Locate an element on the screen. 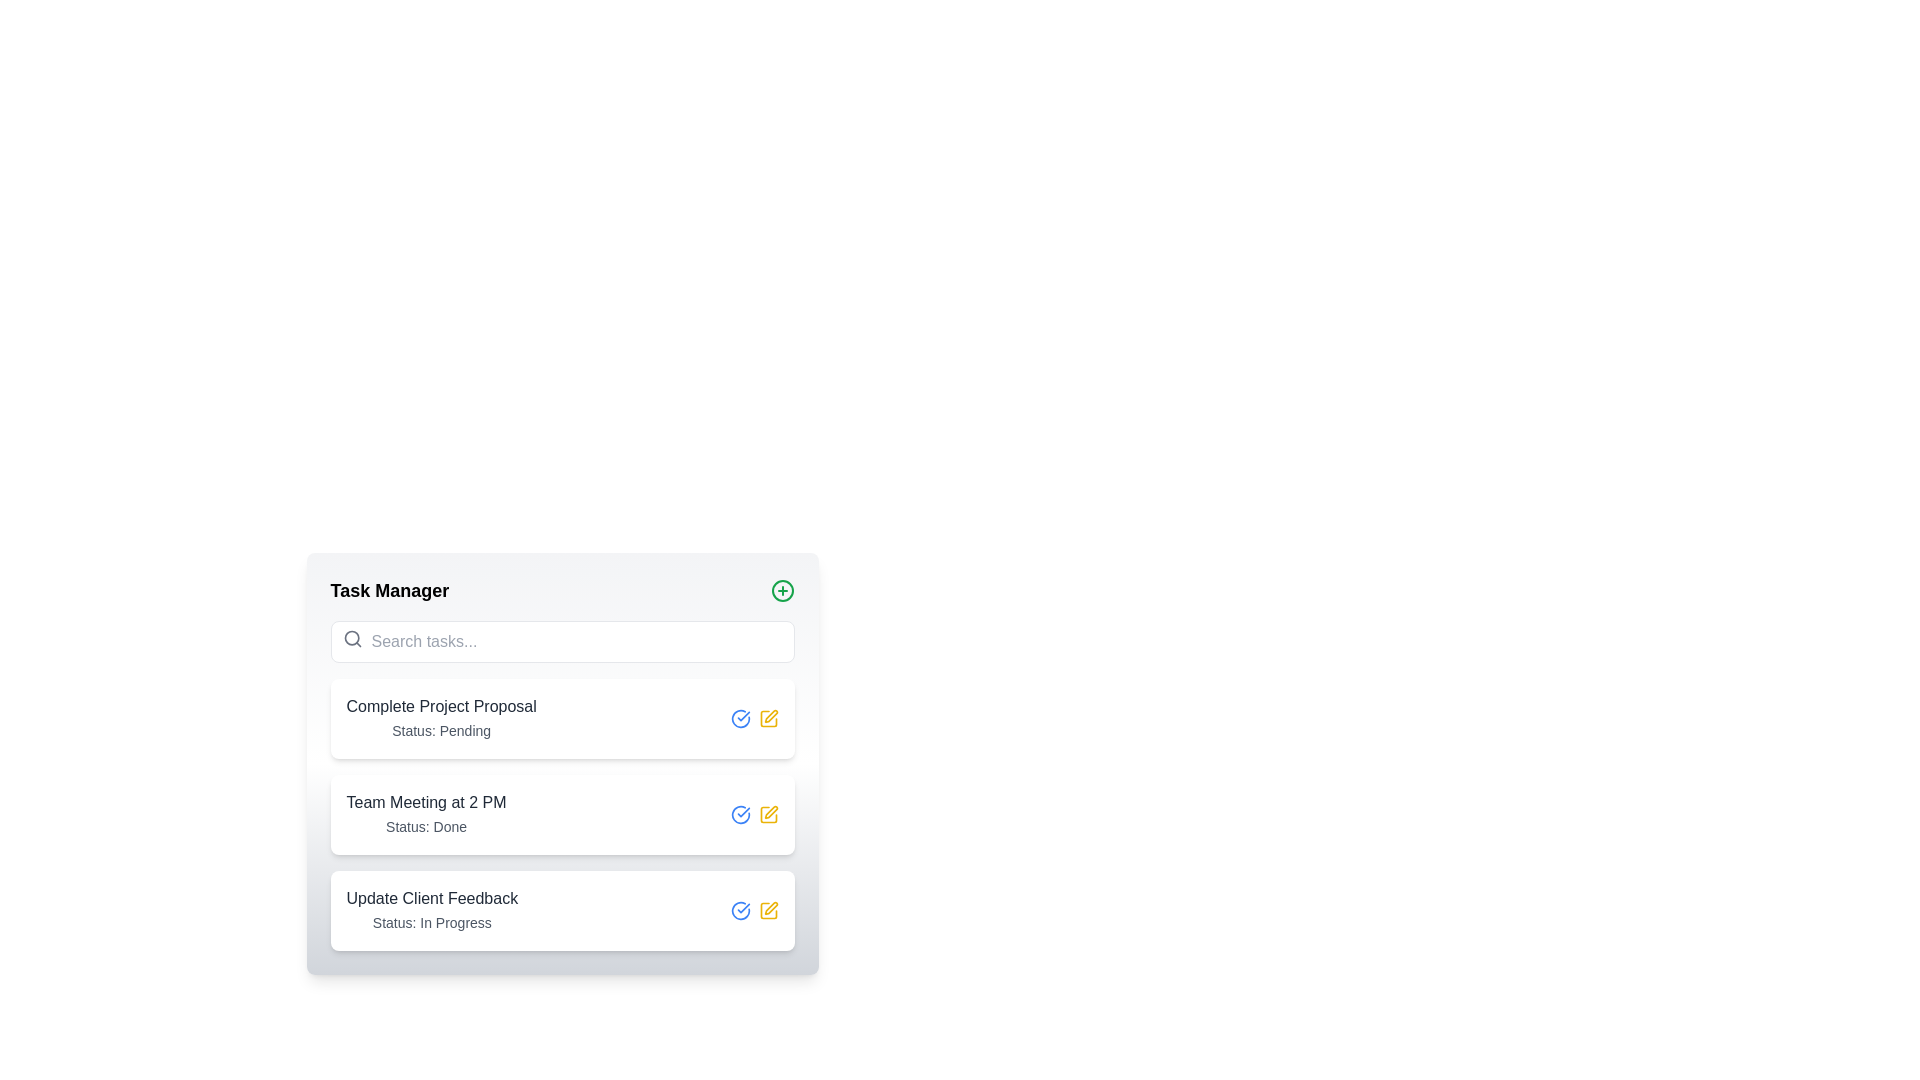 This screenshot has height=1080, width=1920. the small circle representing the lens of the magnifying glass in the search icon located at the top left corner of the 'Search tasks...' input field in the 'Task Manager' section is located at coordinates (351, 638).